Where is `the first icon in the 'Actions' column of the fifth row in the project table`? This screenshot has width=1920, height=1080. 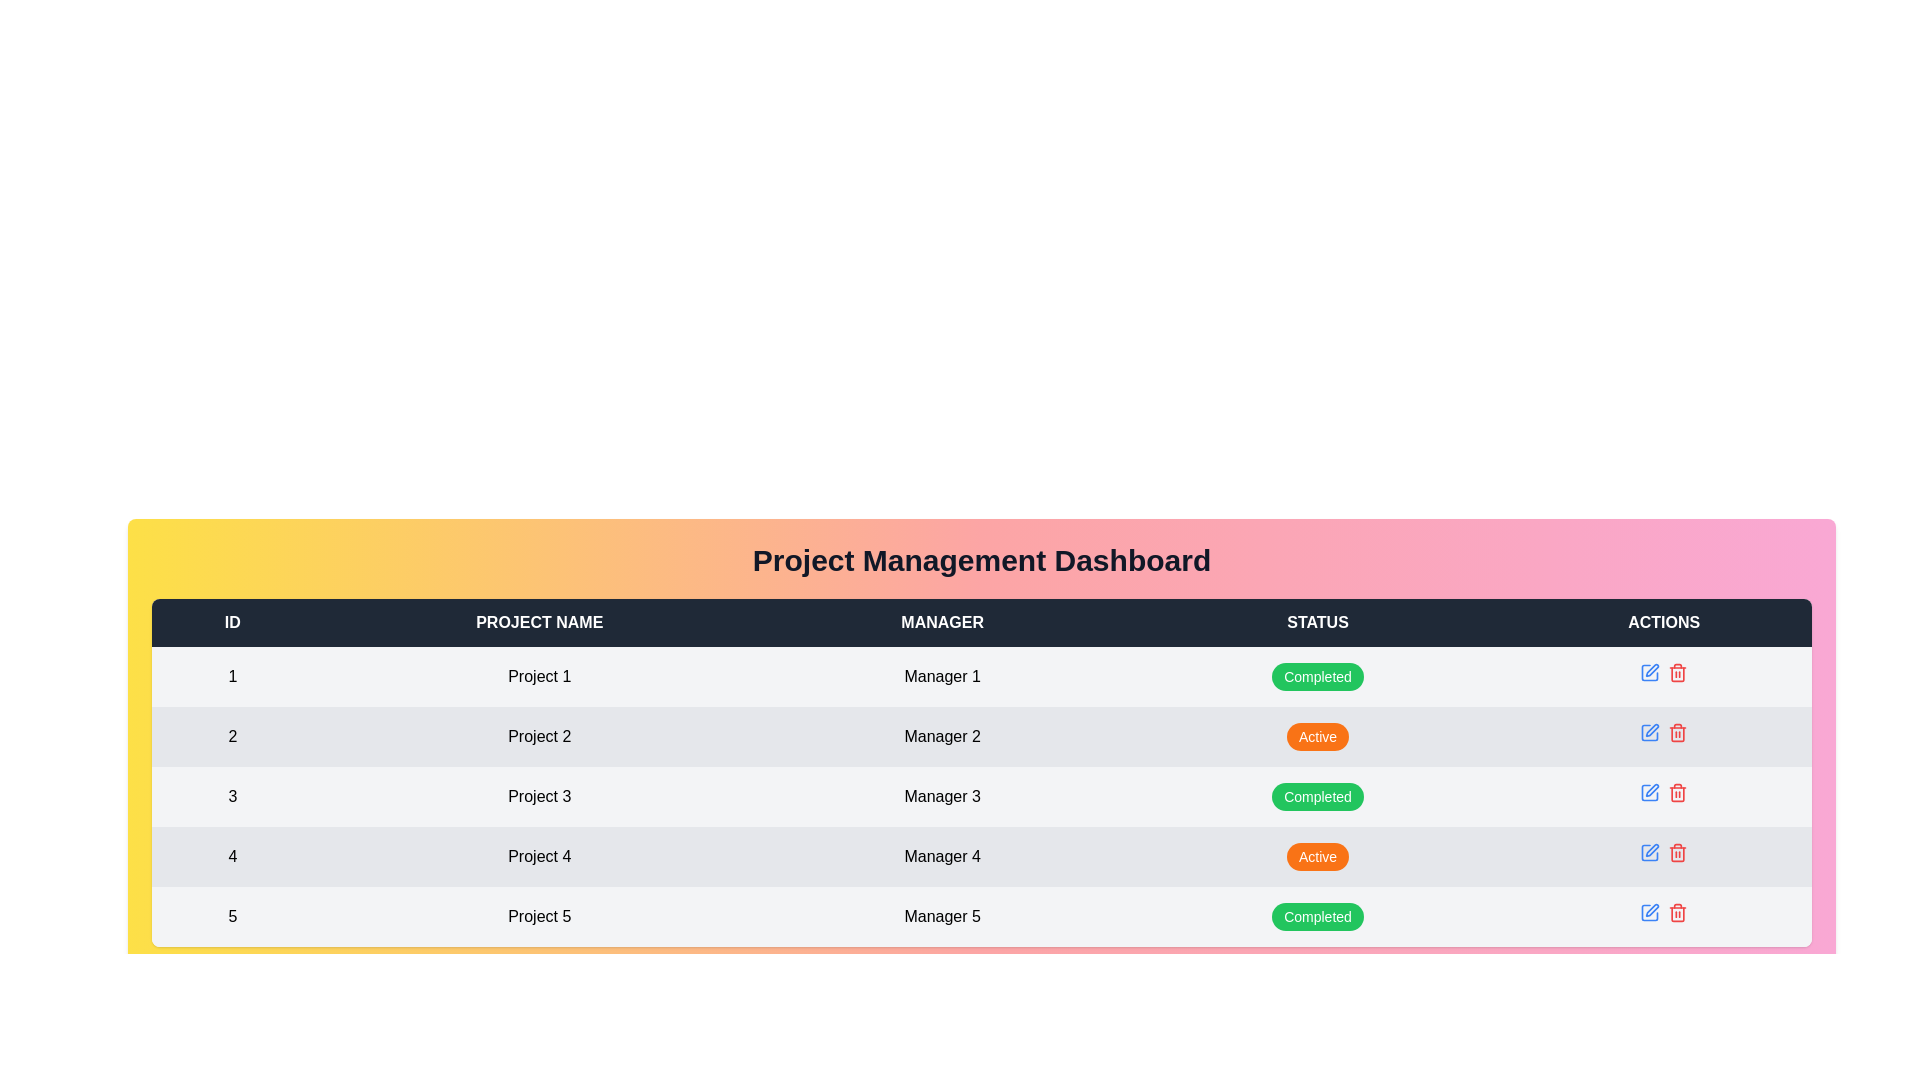
the first icon in the 'Actions' column of the fifth row in the project table is located at coordinates (1651, 670).